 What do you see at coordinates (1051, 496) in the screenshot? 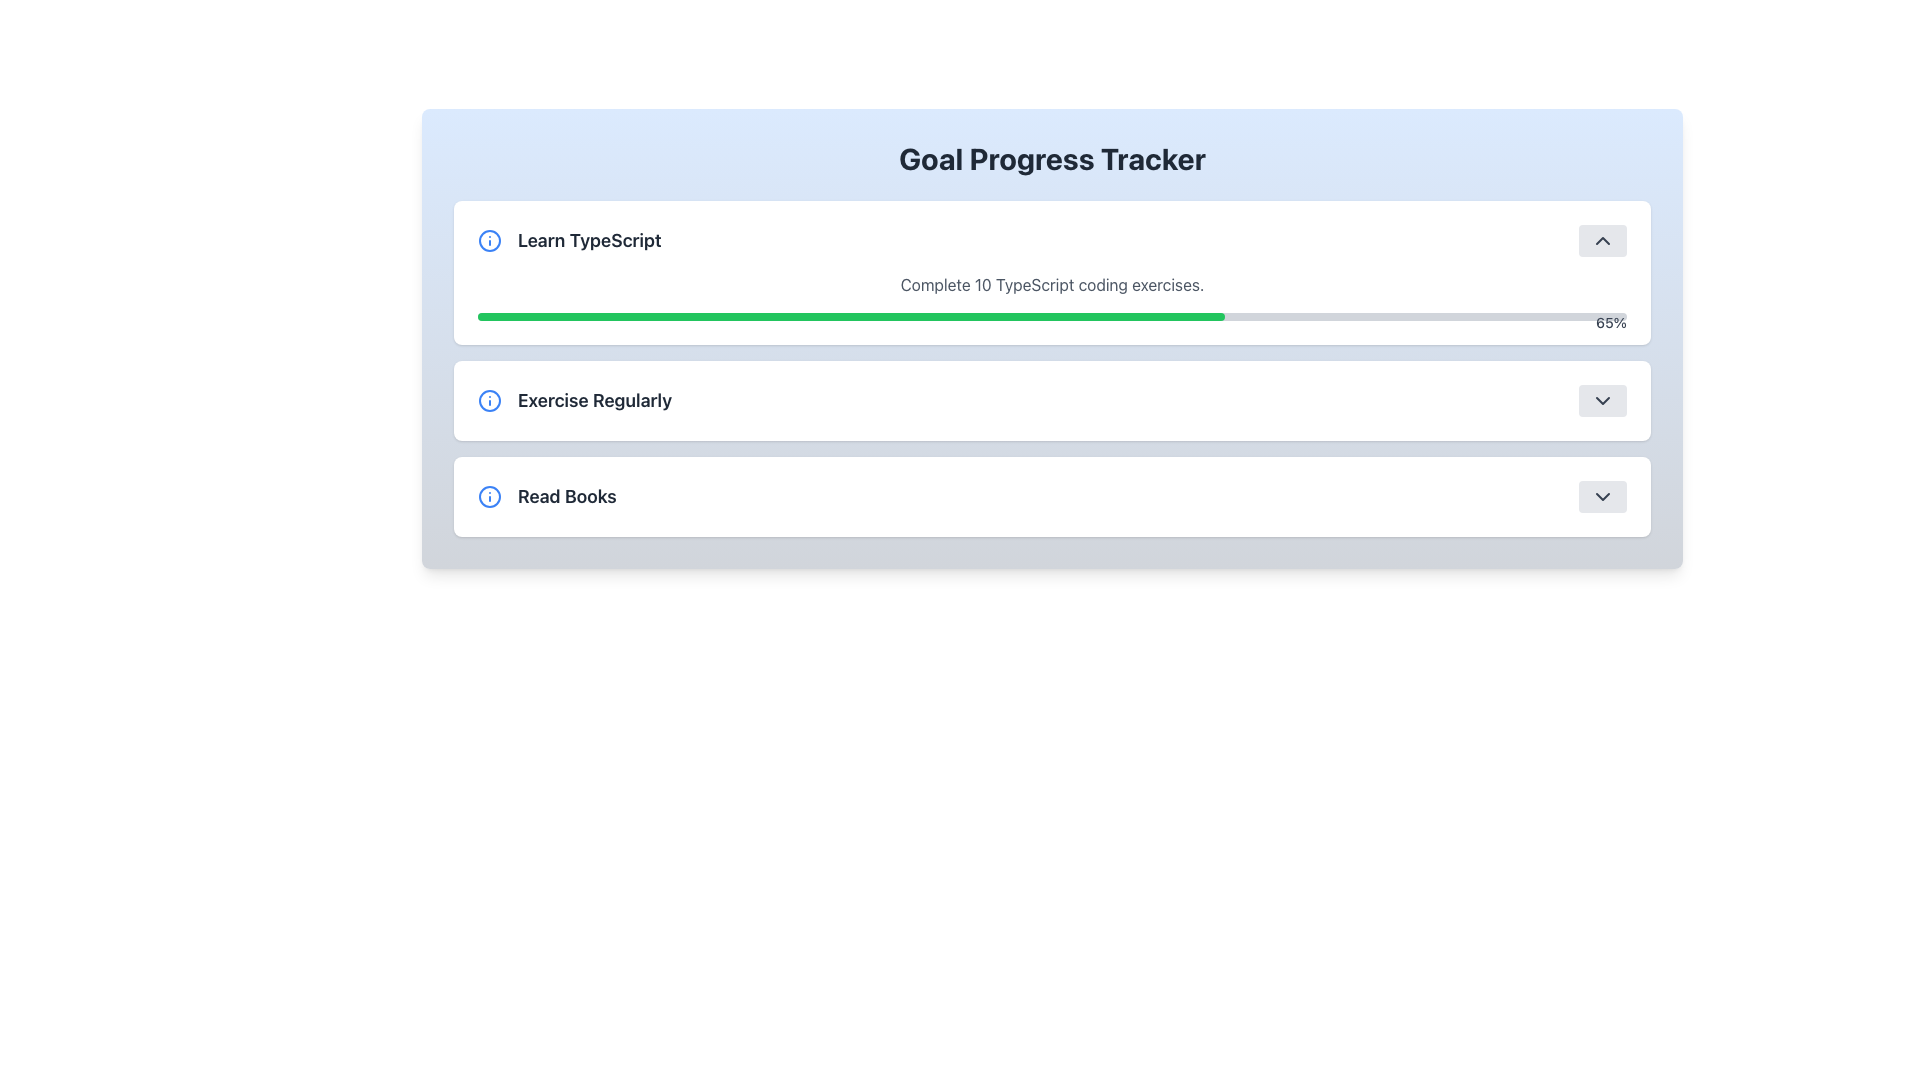
I see `the 'Read Books' card element, which is the third item in a vertical list of similar cards, featuring a white background, rounded corners, and associated icons` at bounding box center [1051, 496].